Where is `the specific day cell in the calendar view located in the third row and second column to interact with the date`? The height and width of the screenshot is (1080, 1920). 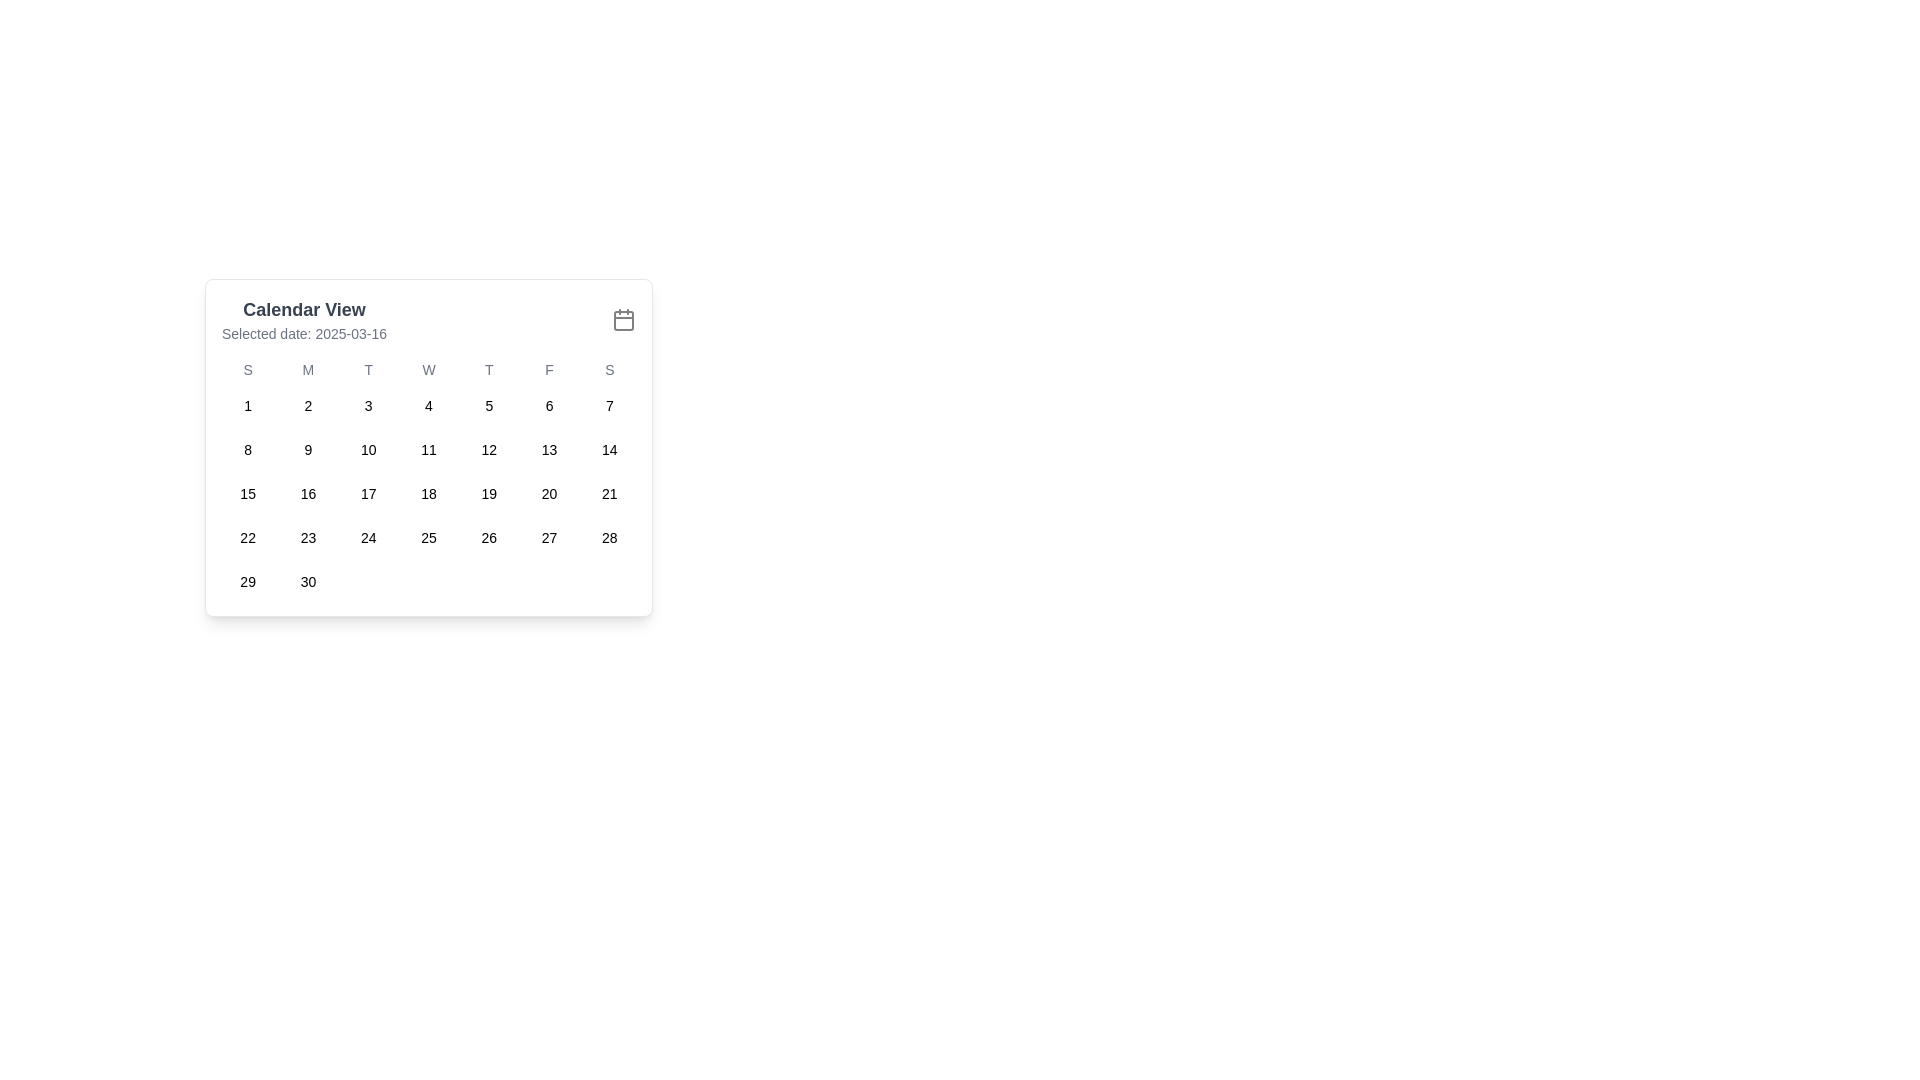 the specific day cell in the calendar view located in the third row and second column to interact with the date is located at coordinates (307, 493).